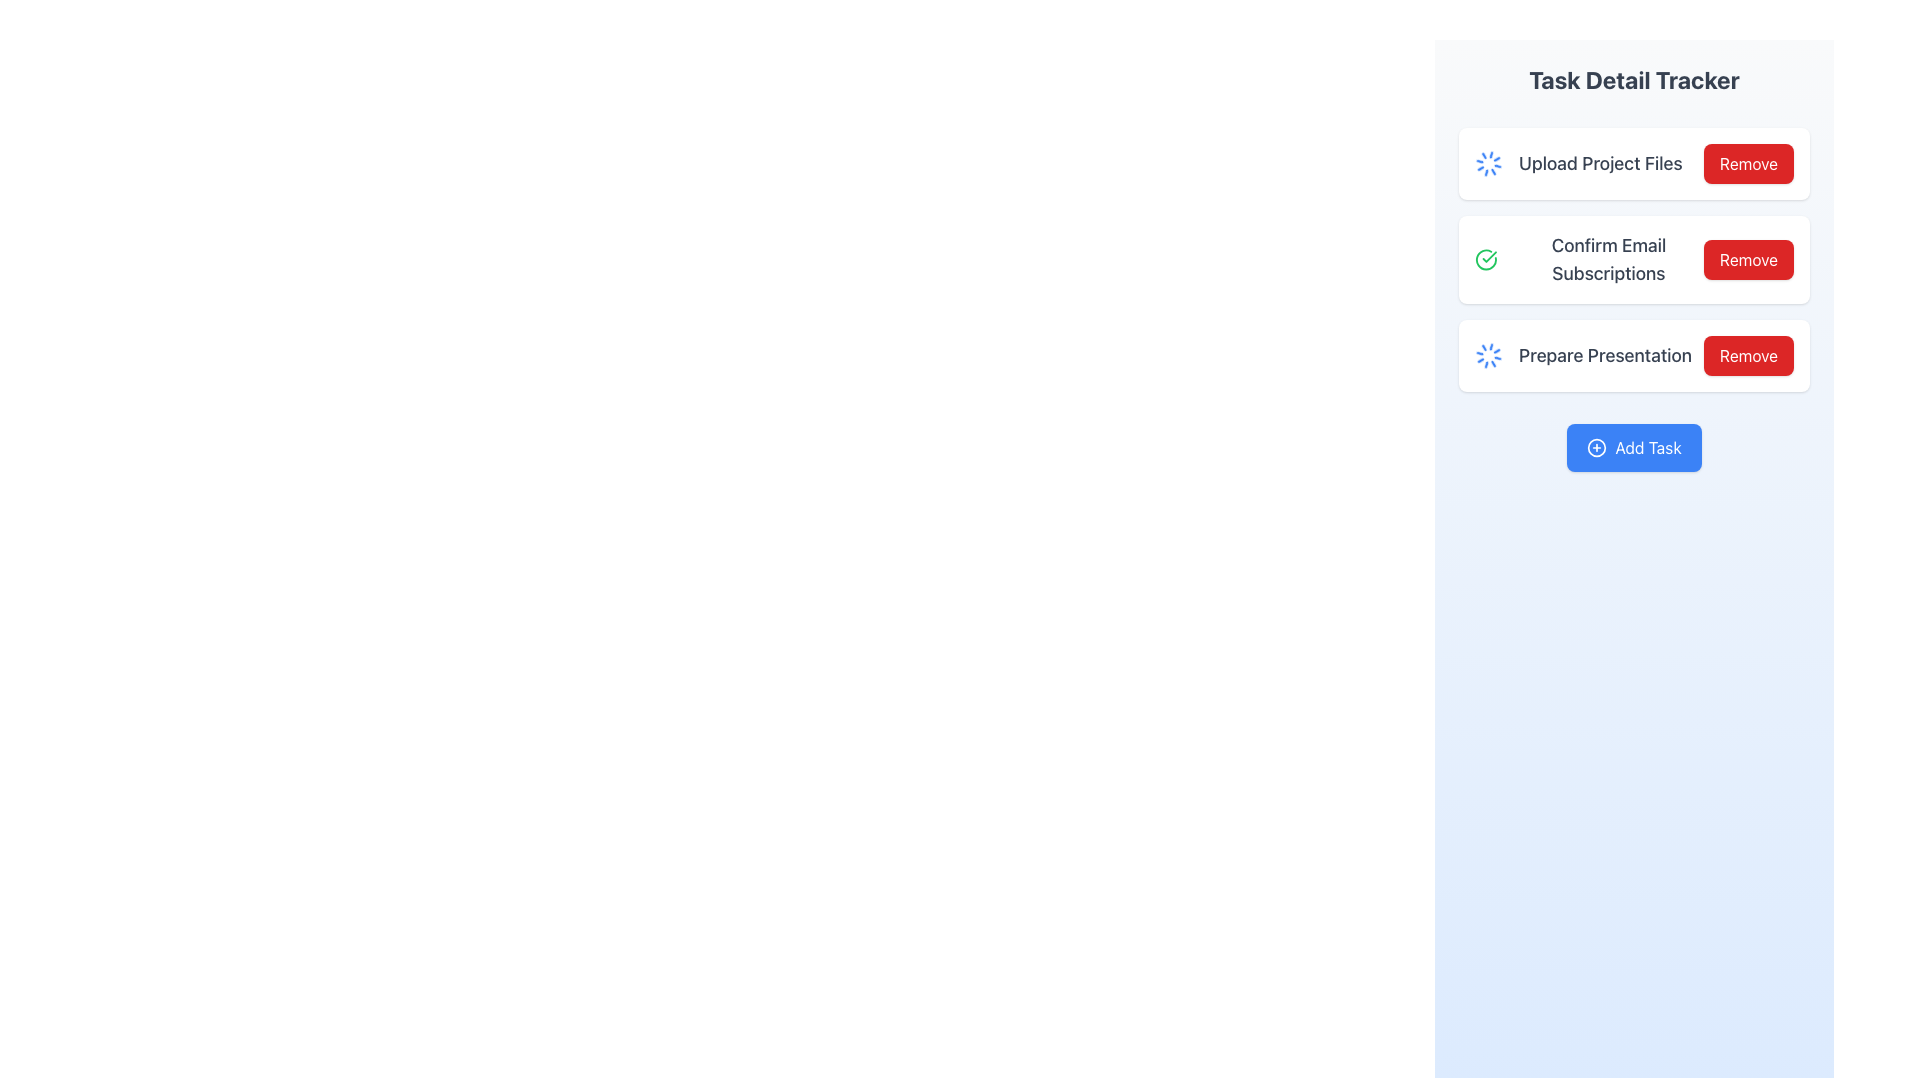  I want to click on the third task title label in the vertical list, which is part of the 'Task Detail Tracker' card on the right sidebar of the interface, so click(1605, 354).